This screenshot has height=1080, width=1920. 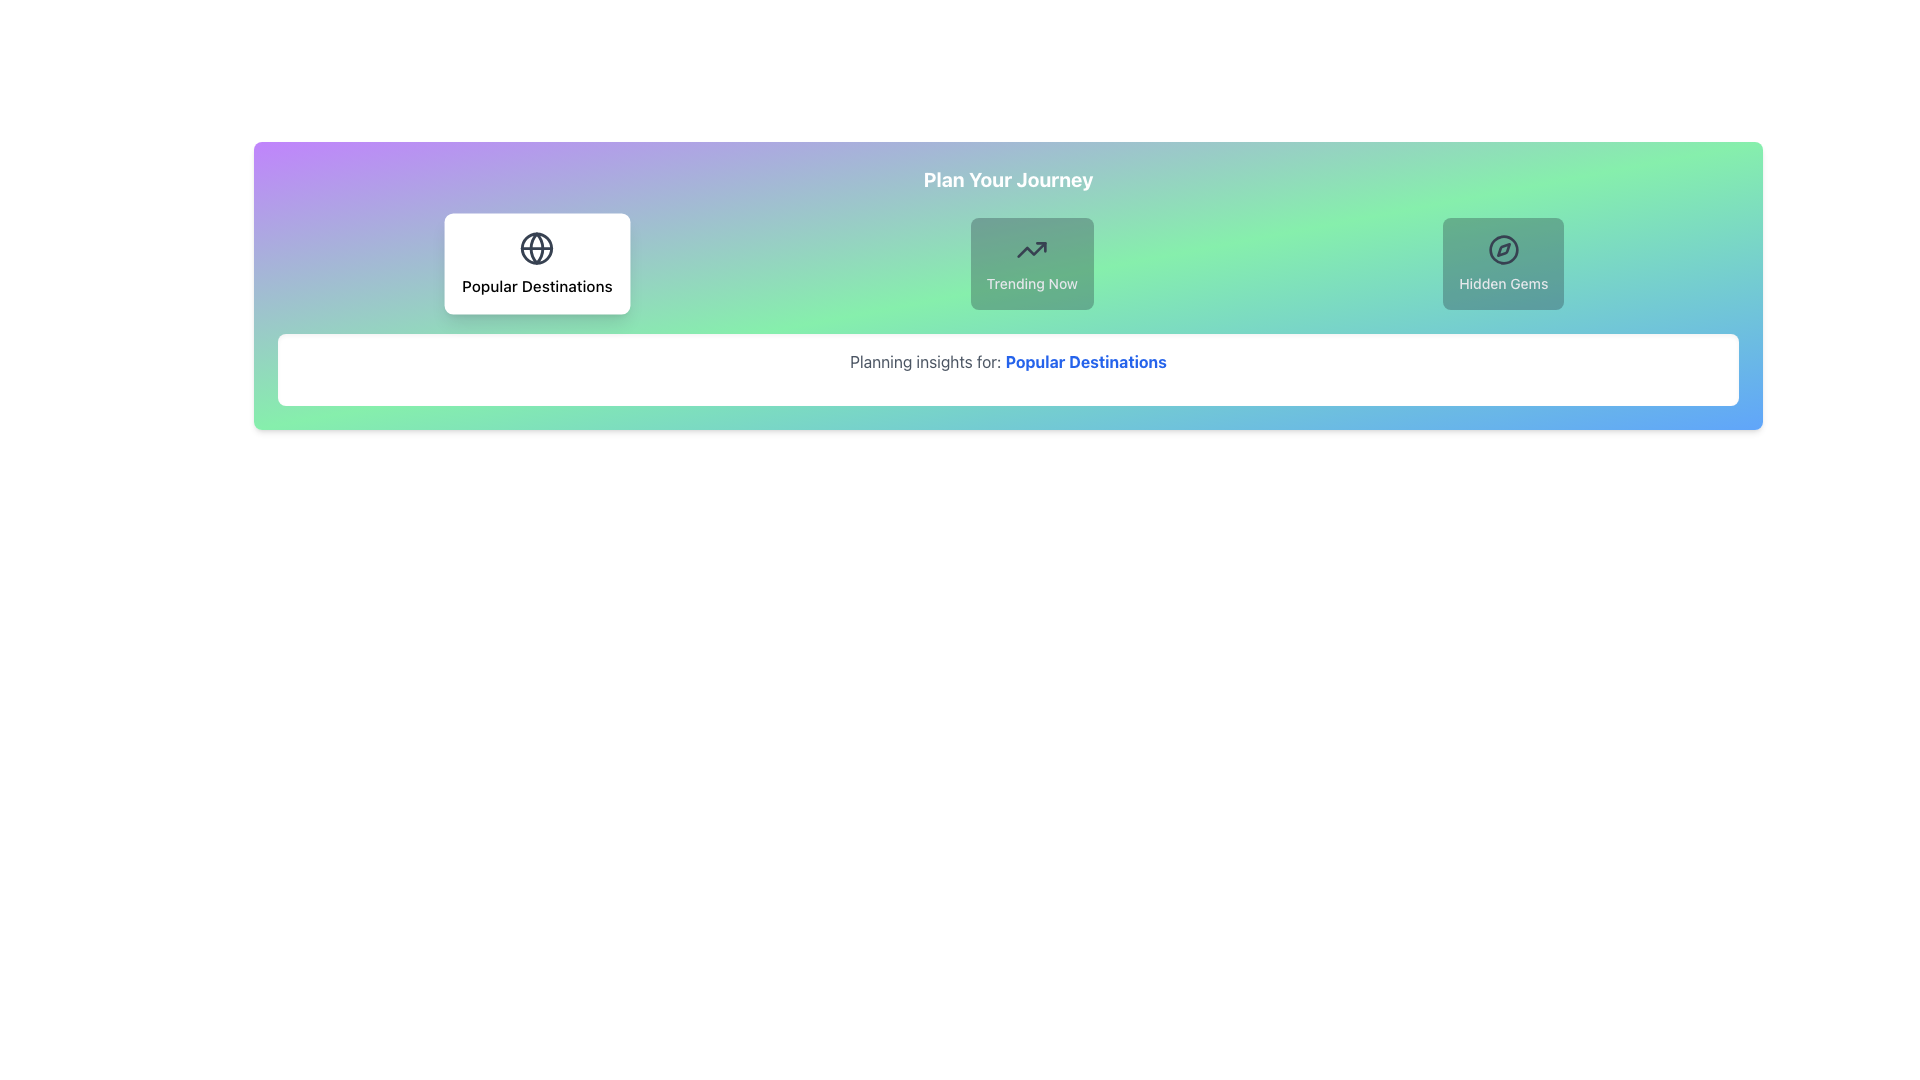 What do you see at coordinates (1008, 370) in the screenshot?
I see `the static informational text block that contains the text 'Planning insights for: Popular Destinations', which is styled with gray text and the phrase 'Popular Destinations' in blue, bold font` at bounding box center [1008, 370].